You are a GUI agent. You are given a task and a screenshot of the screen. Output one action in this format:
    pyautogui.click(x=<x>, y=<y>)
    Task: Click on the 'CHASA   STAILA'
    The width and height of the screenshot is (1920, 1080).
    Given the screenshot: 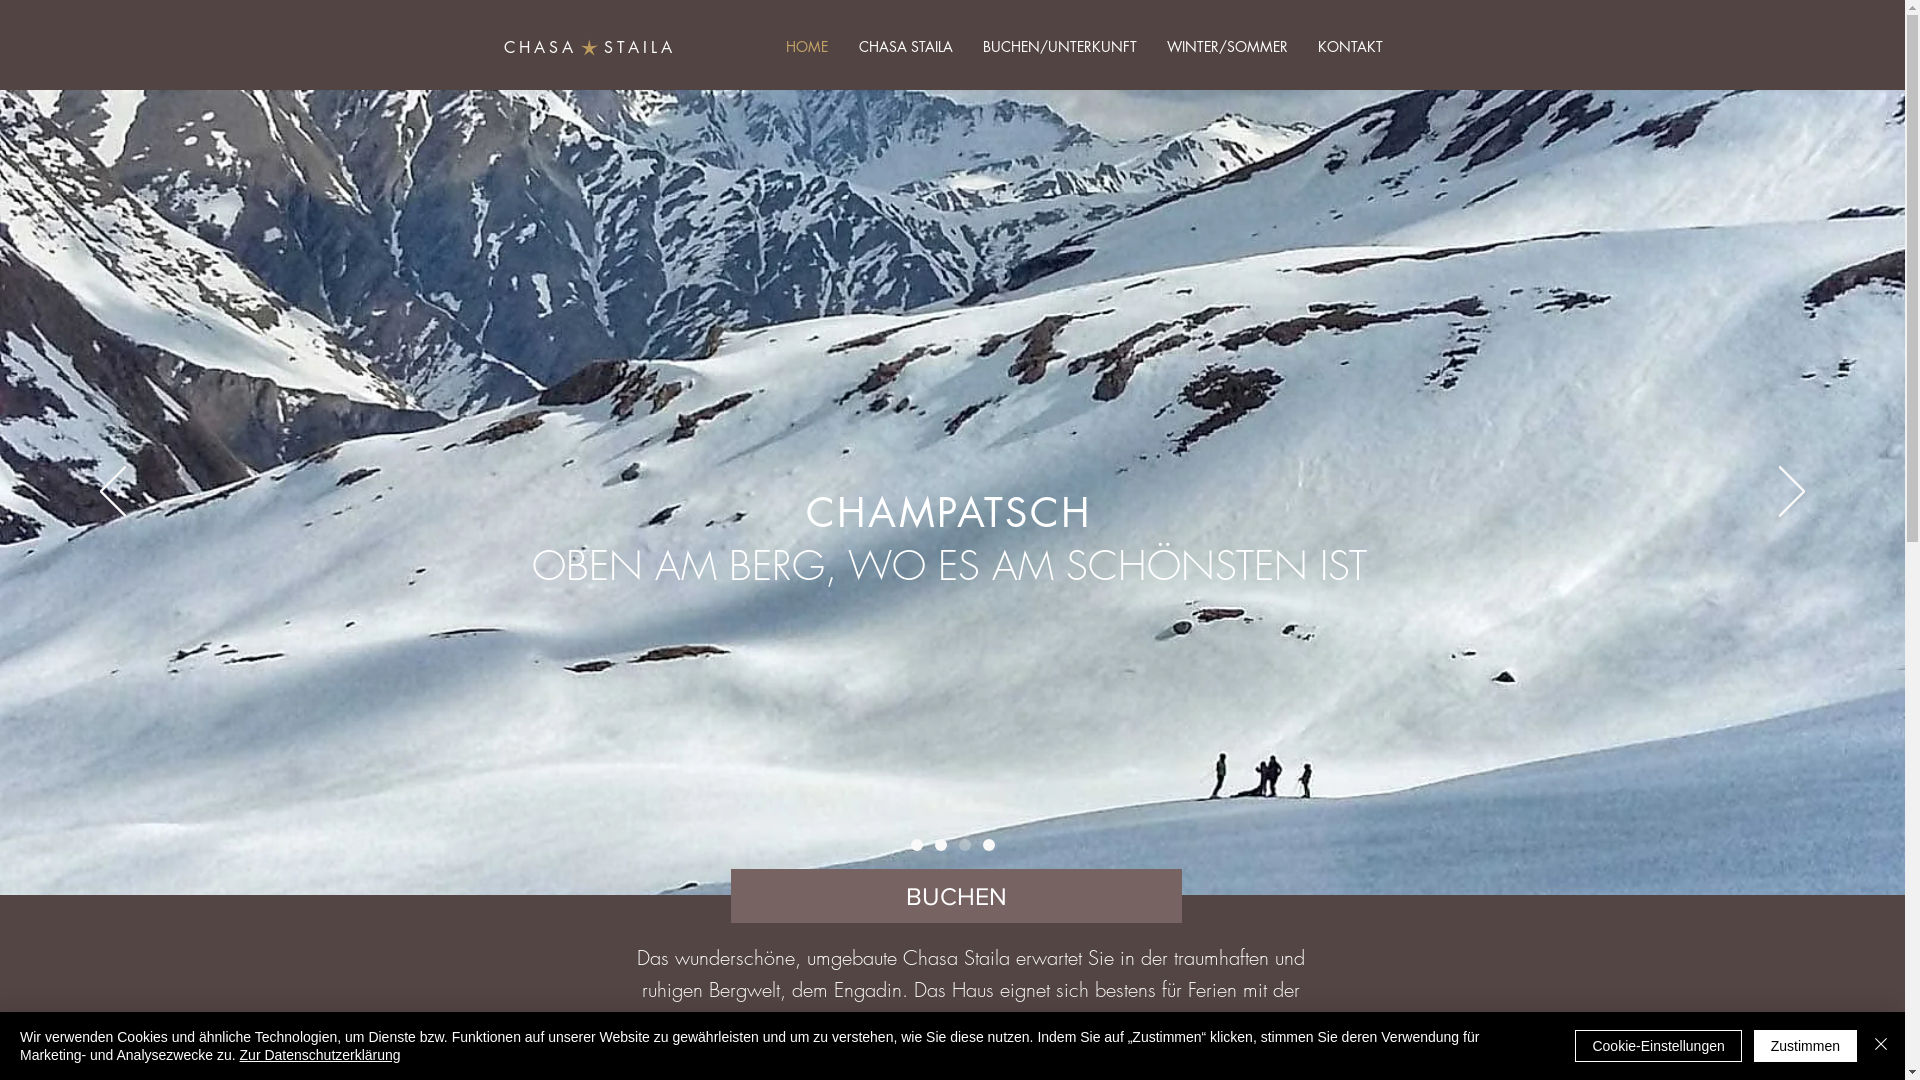 What is the action you would take?
    pyautogui.click(x=589, y=46)
    